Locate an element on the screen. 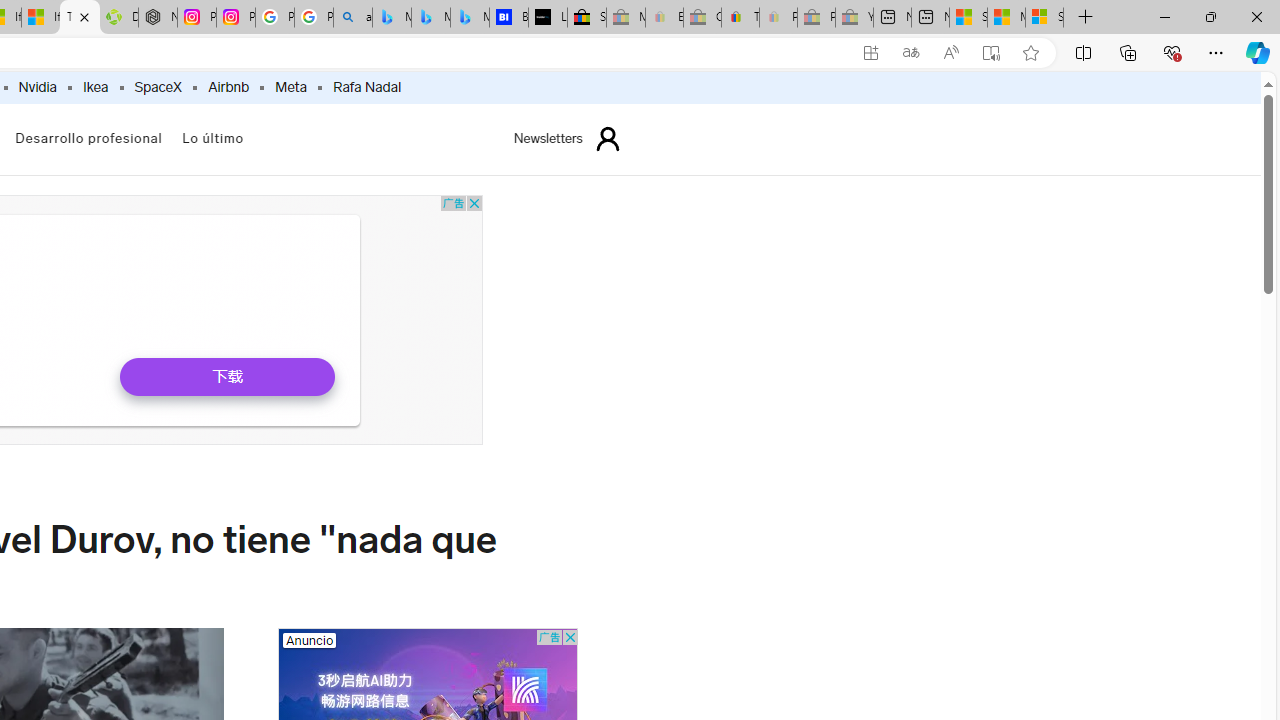 The width and height of the screenshot is (1280, 720). 'Airbnb' is located at coordinates (228, 87).